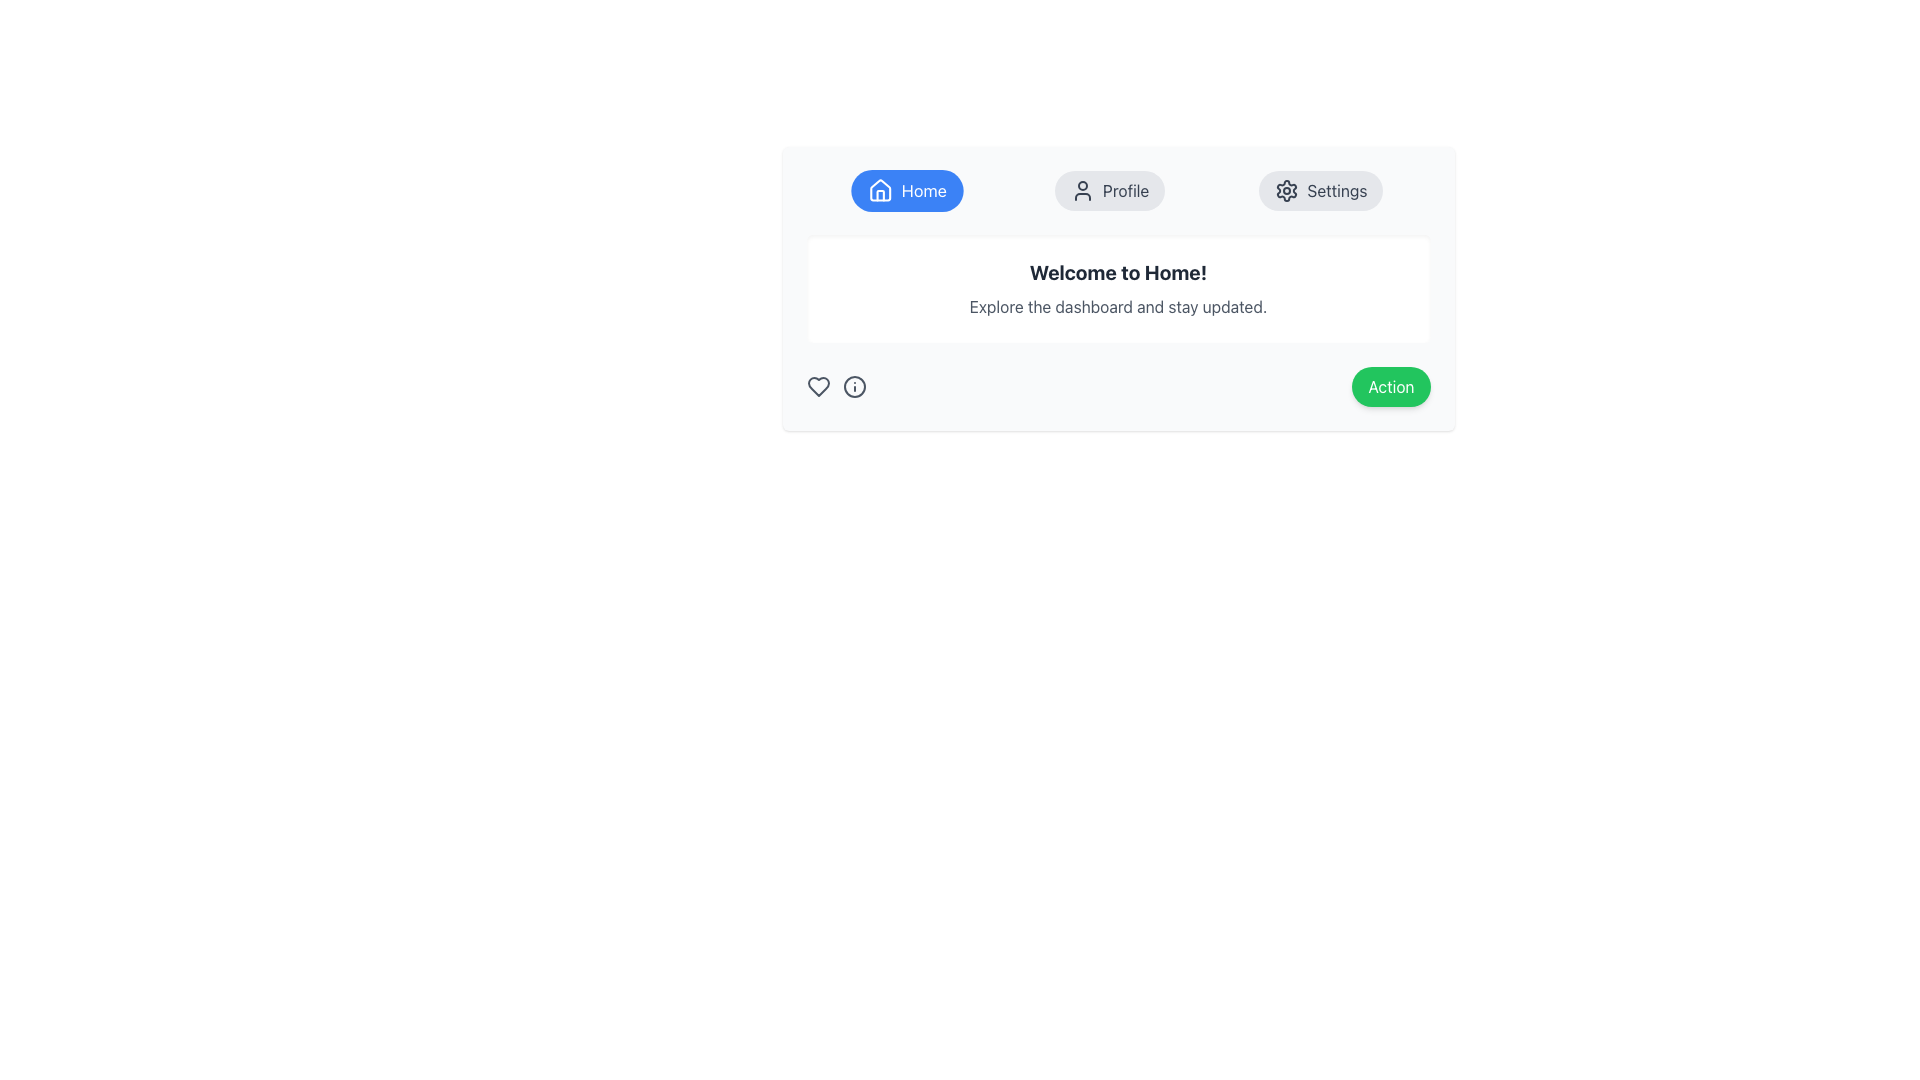  What do you see at coordinates (1117, 273) in the screenshot?
I see `the Text Label that serves as a header or title welcoming the user to the home page, located above the descriptive text 'Explore the dashboard and stay updated.'` at bounding box center [1117, 273].